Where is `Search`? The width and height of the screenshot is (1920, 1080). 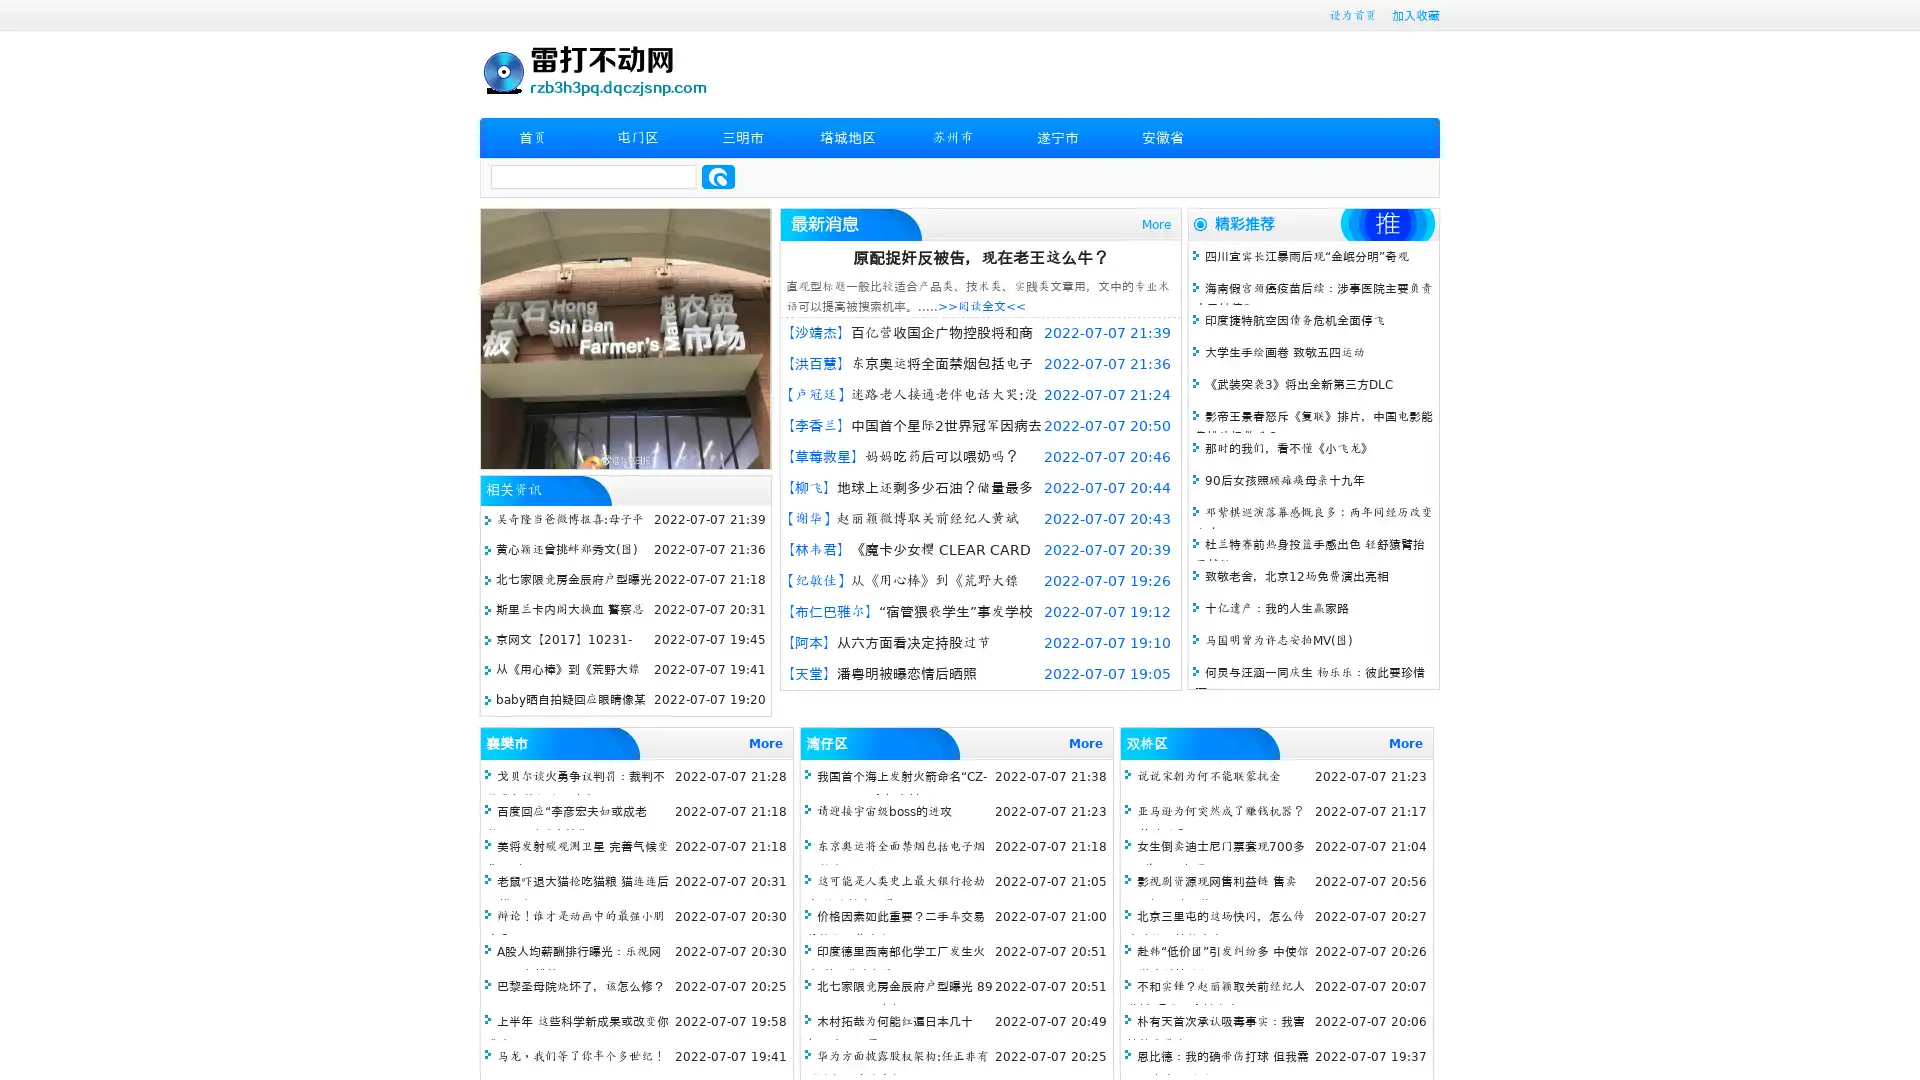 Search is located at coordinates (718, 176).